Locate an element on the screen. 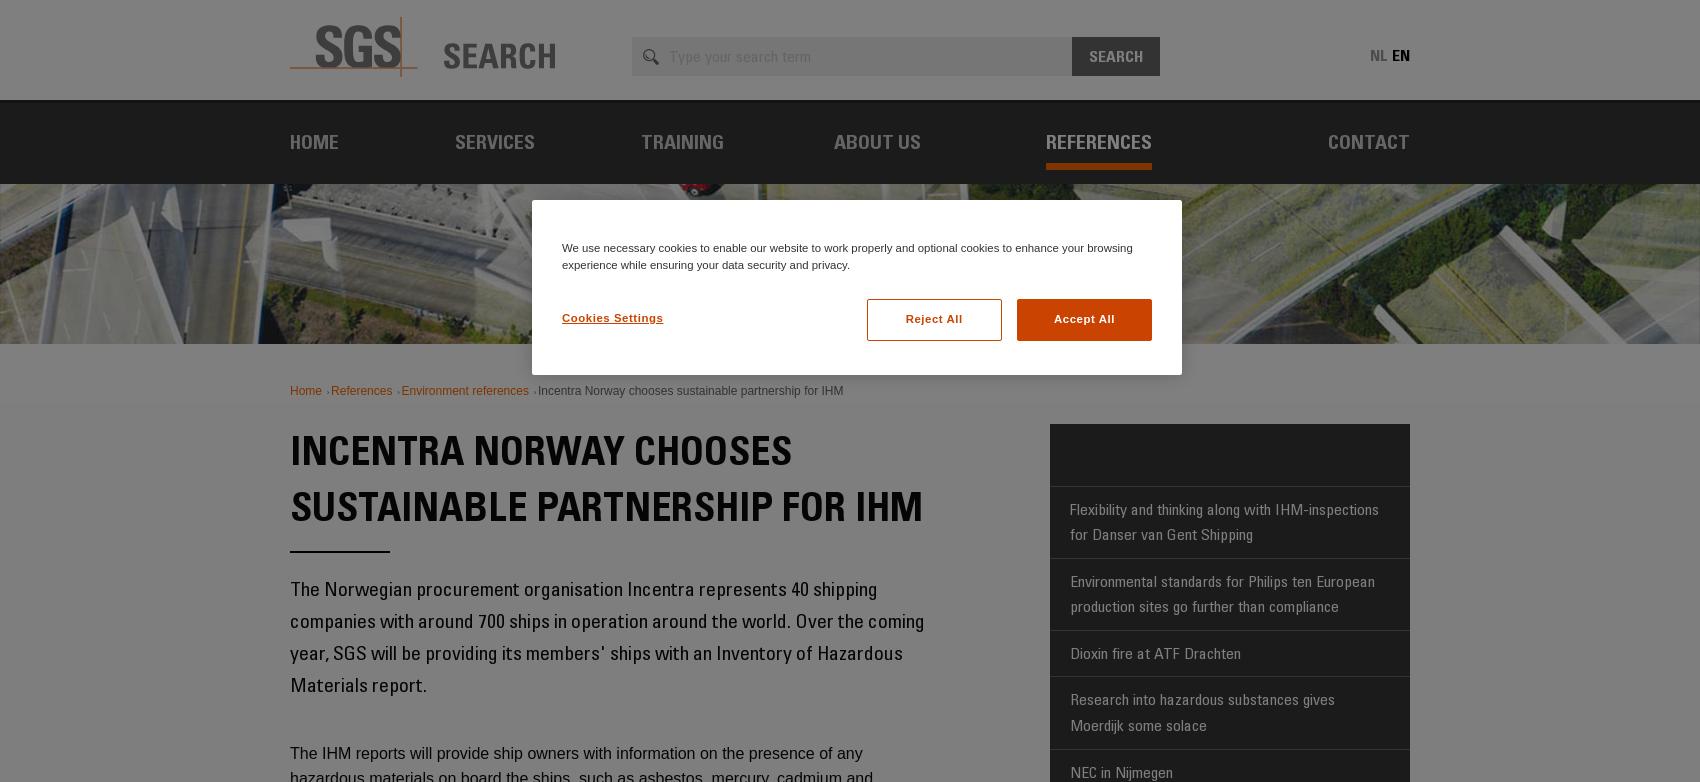 The height and width of the screenshot is (782, 1700). 'Dioxin fire at ATF Drachten' is located at coordinates (1155, 651).